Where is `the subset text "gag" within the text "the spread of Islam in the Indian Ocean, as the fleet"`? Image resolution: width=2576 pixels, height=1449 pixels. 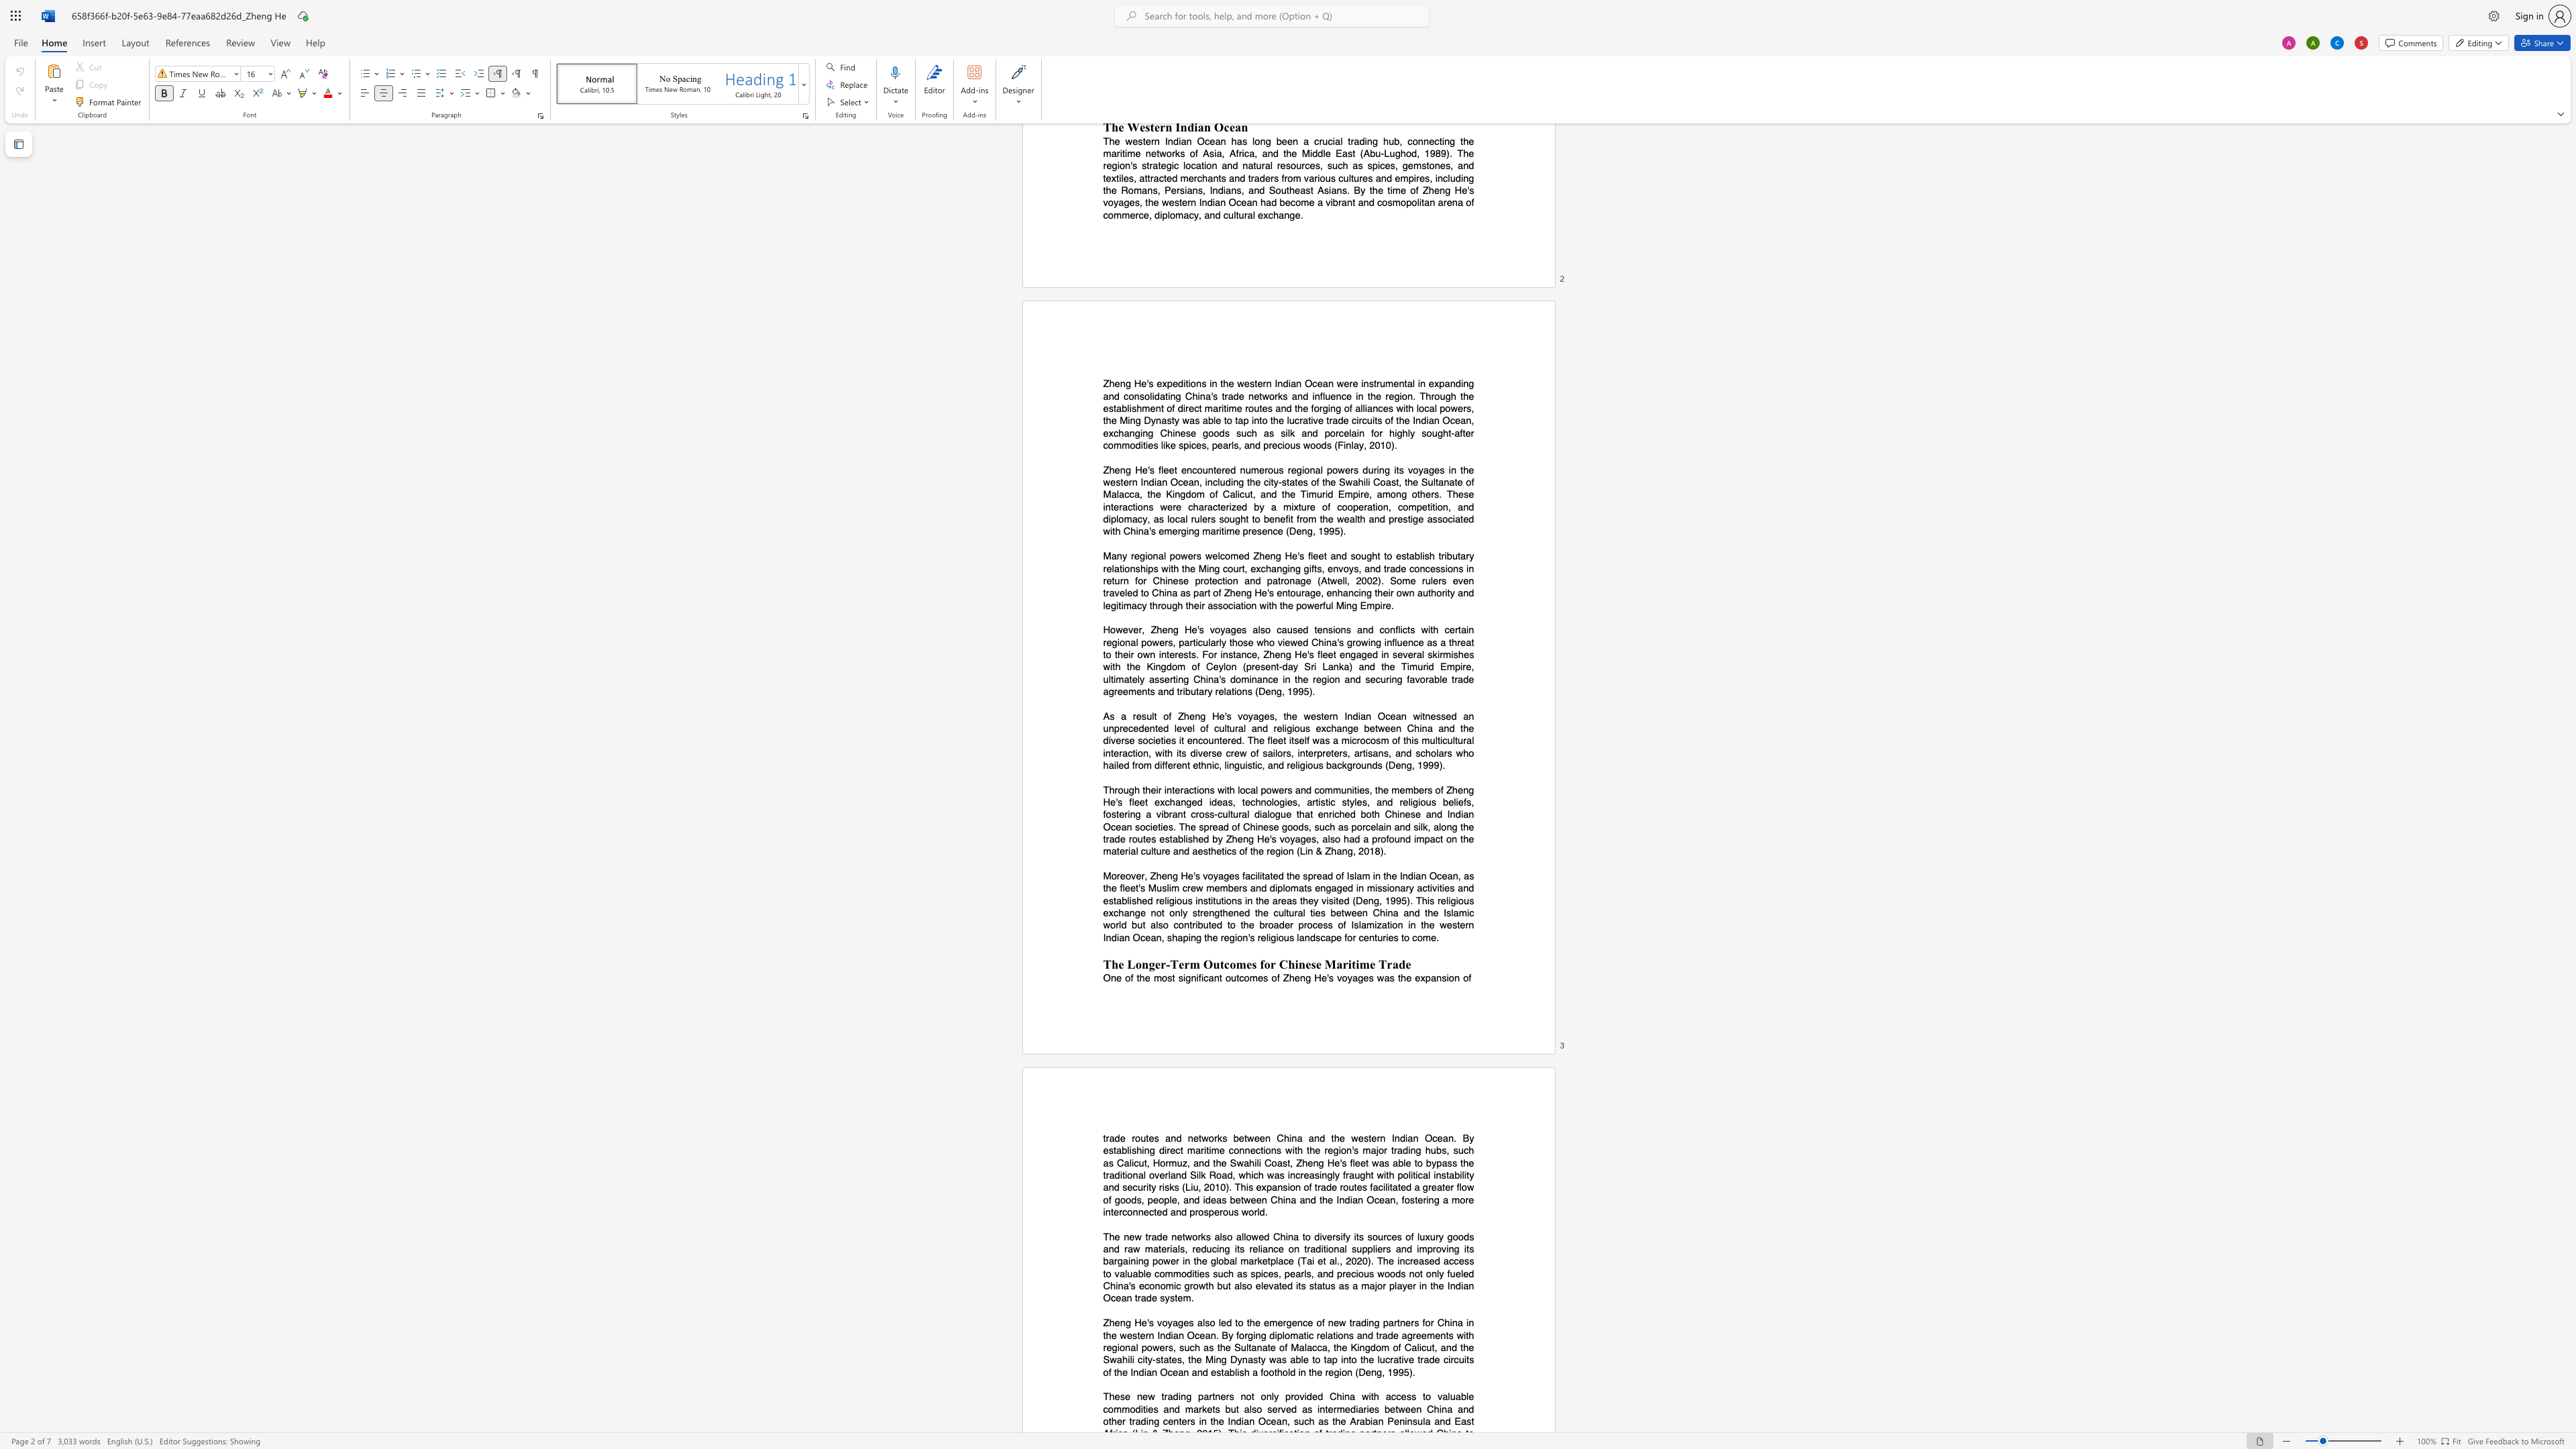
the subset text "gag" within the text "the spread of Islam in the Indian Ocean, as the fleet" is located at coordinates (1326, 888).